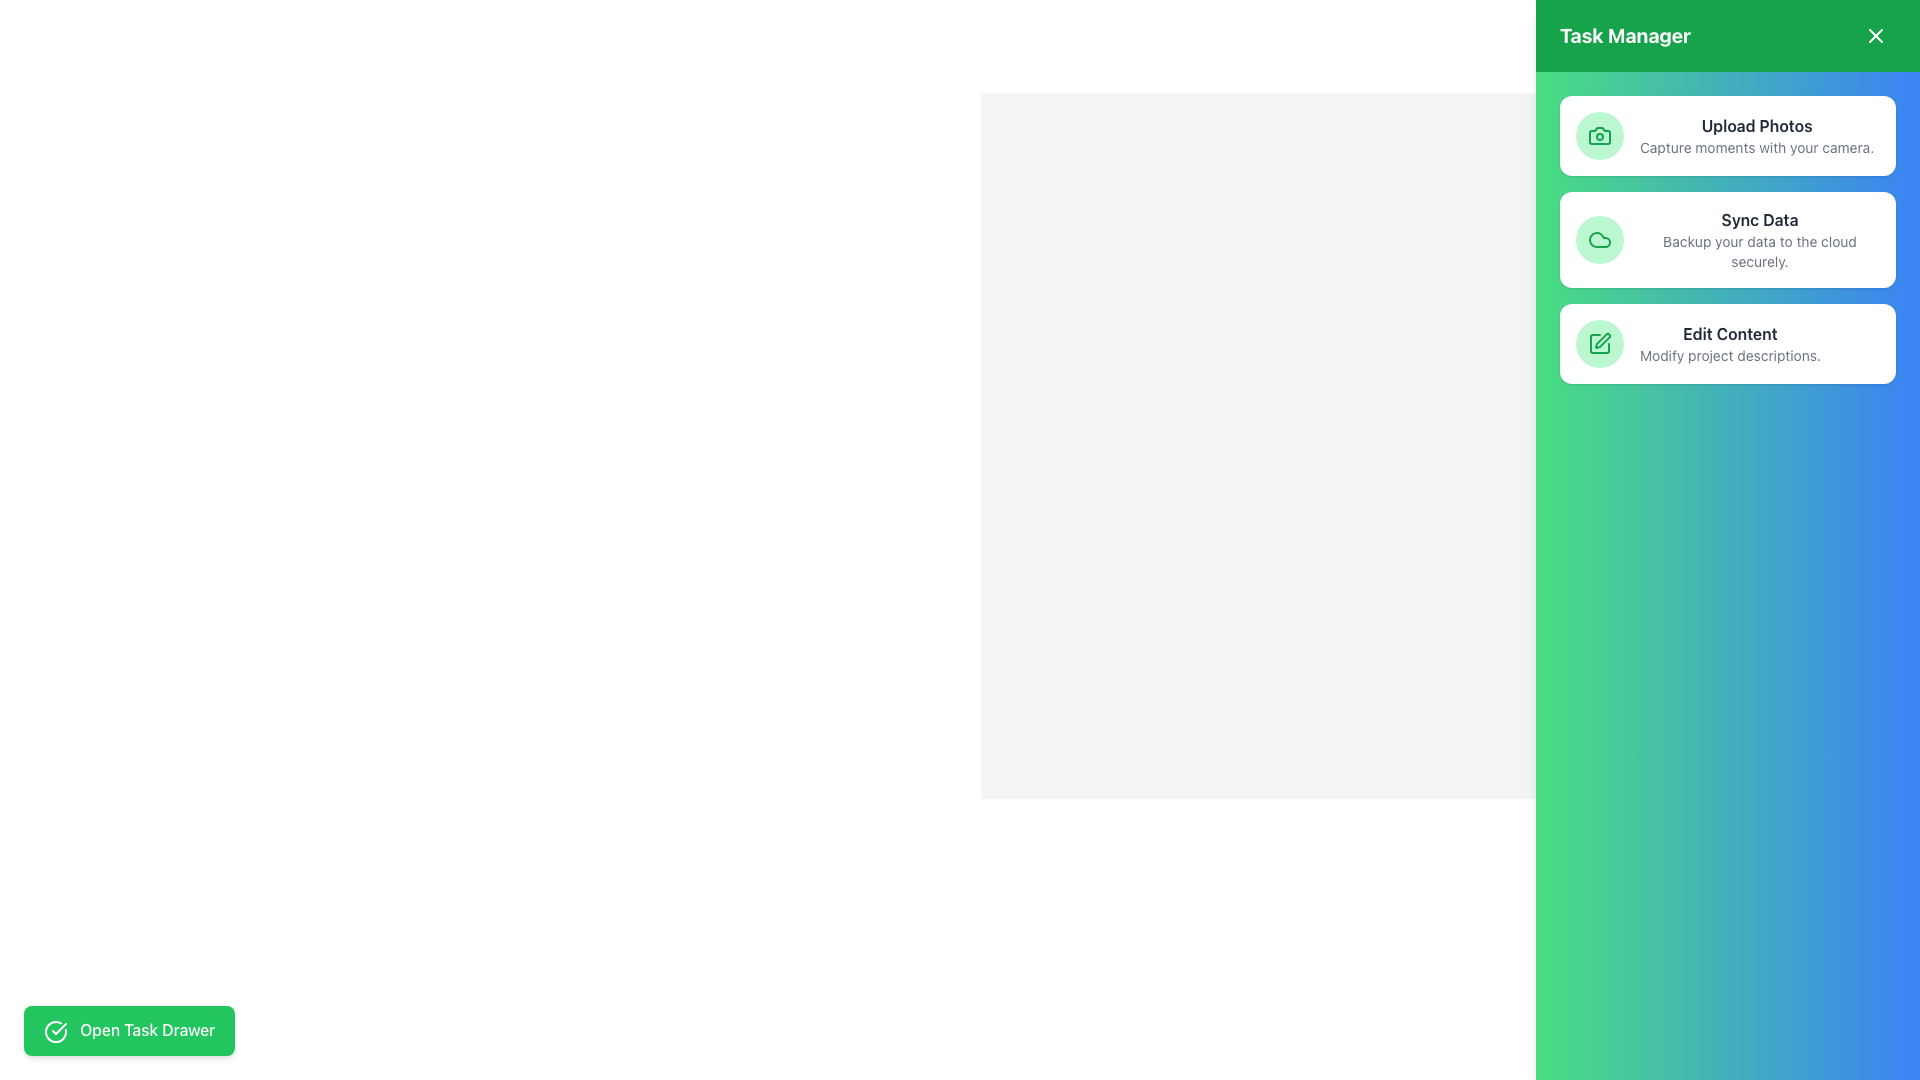  I want to click on the 'Upload Photos' text label, which is styled in bold, dark-colored text and located at the top left of the 'Upload Photos' card in the 'Task Manager' panel, so click(1756, 126).